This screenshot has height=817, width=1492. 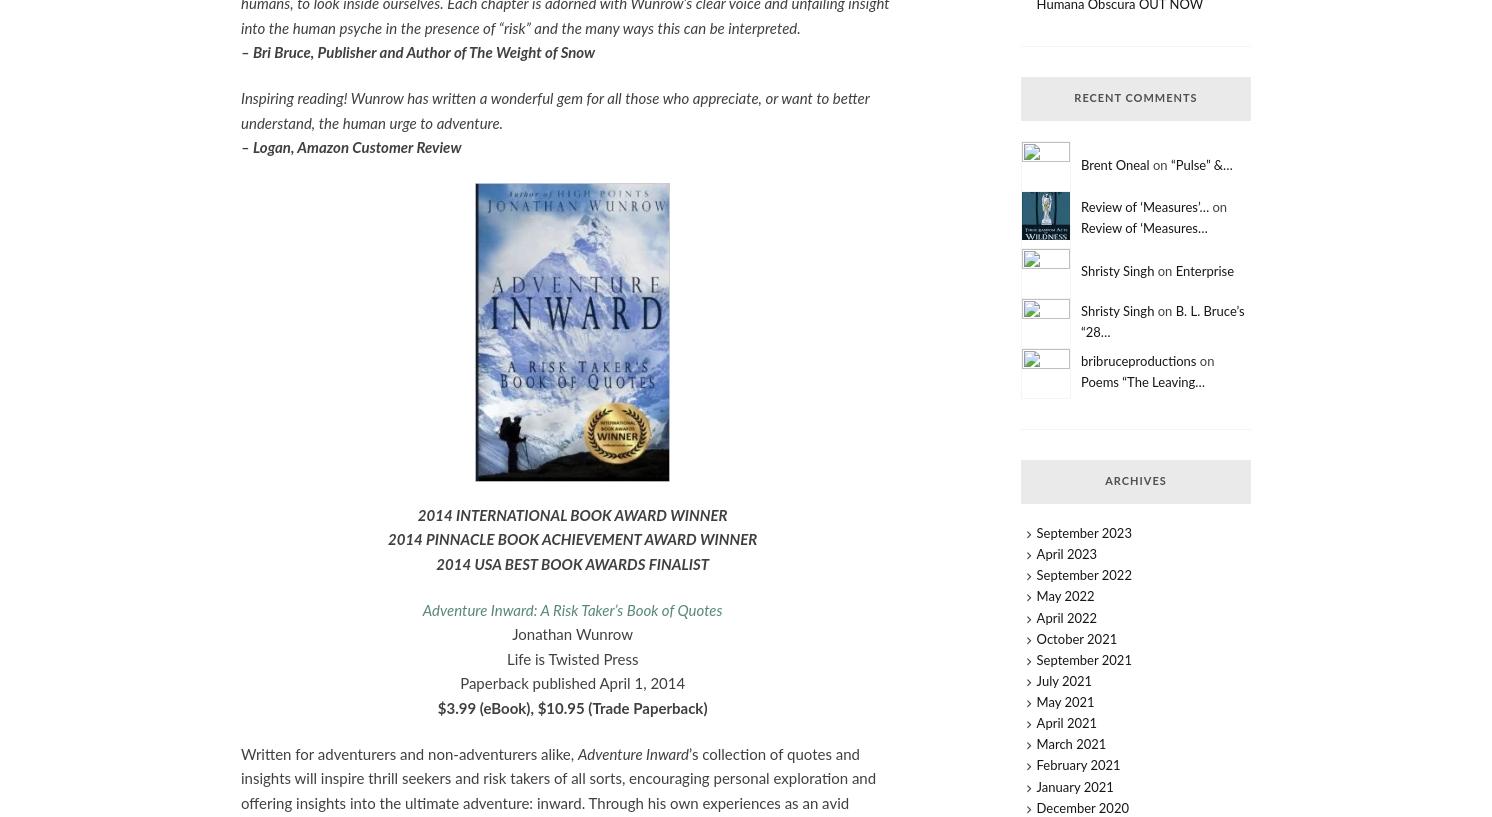 What do you see at coordinates (1136, 360) in the screenshot?
I see `'bribruceproductions'` at bounding box center [1136, 360].